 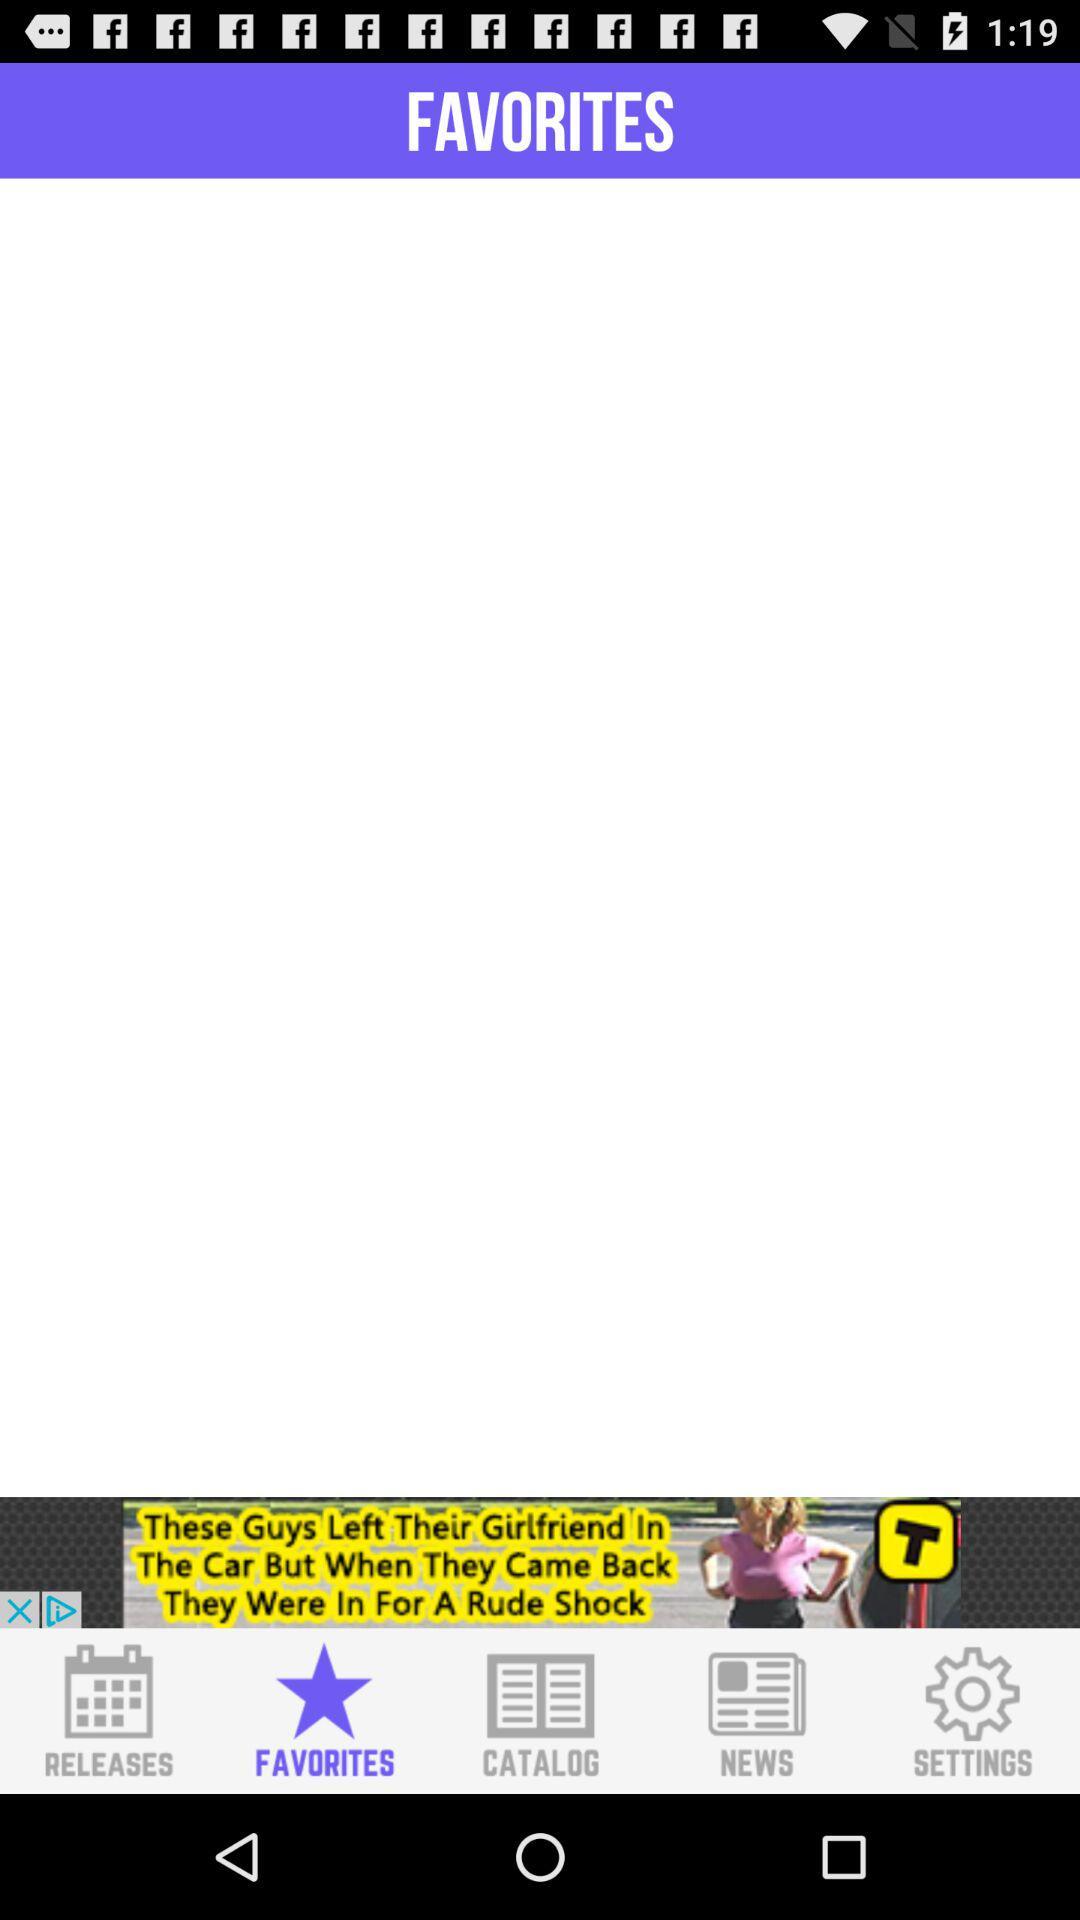 What do you see at coordinates (323, 1710) in the screenshot?
I see `favorites list` at bounding box center [323, 1710].